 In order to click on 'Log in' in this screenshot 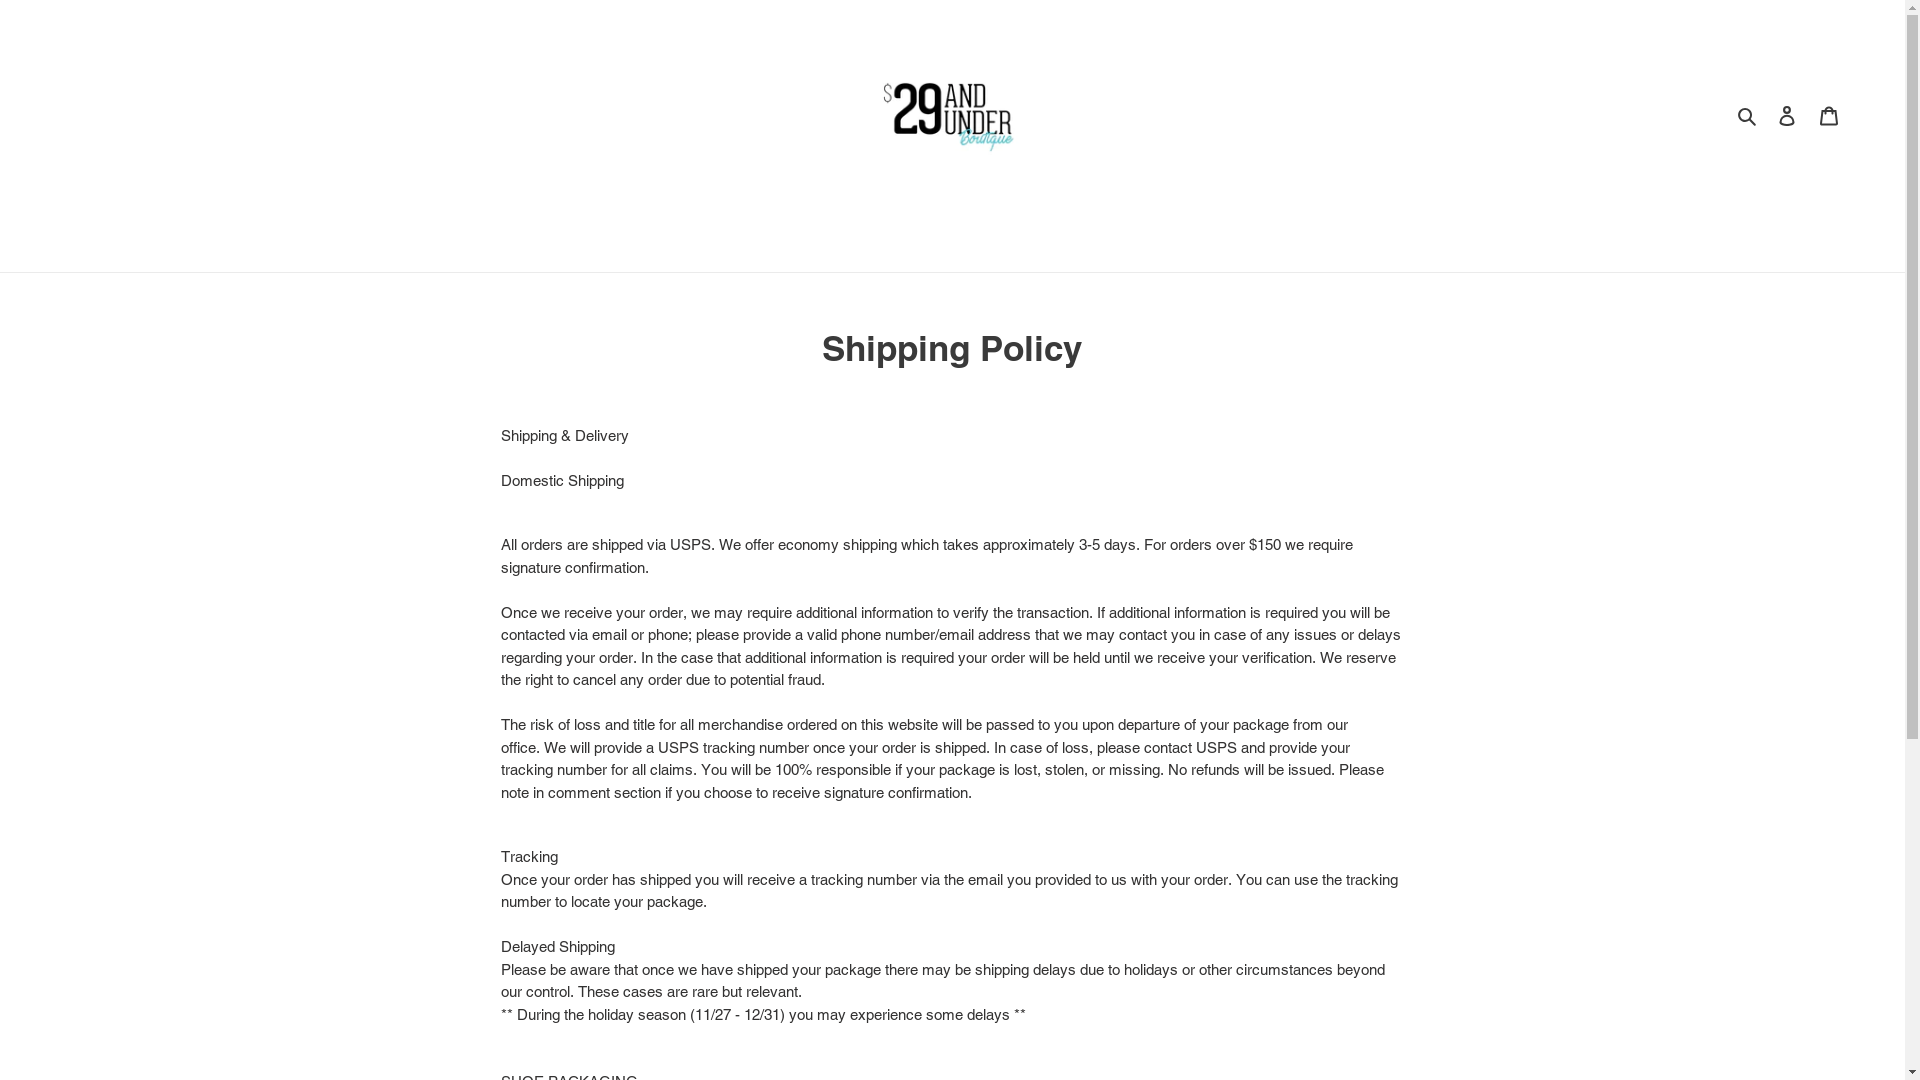, I will do `click(1786, 115)`.